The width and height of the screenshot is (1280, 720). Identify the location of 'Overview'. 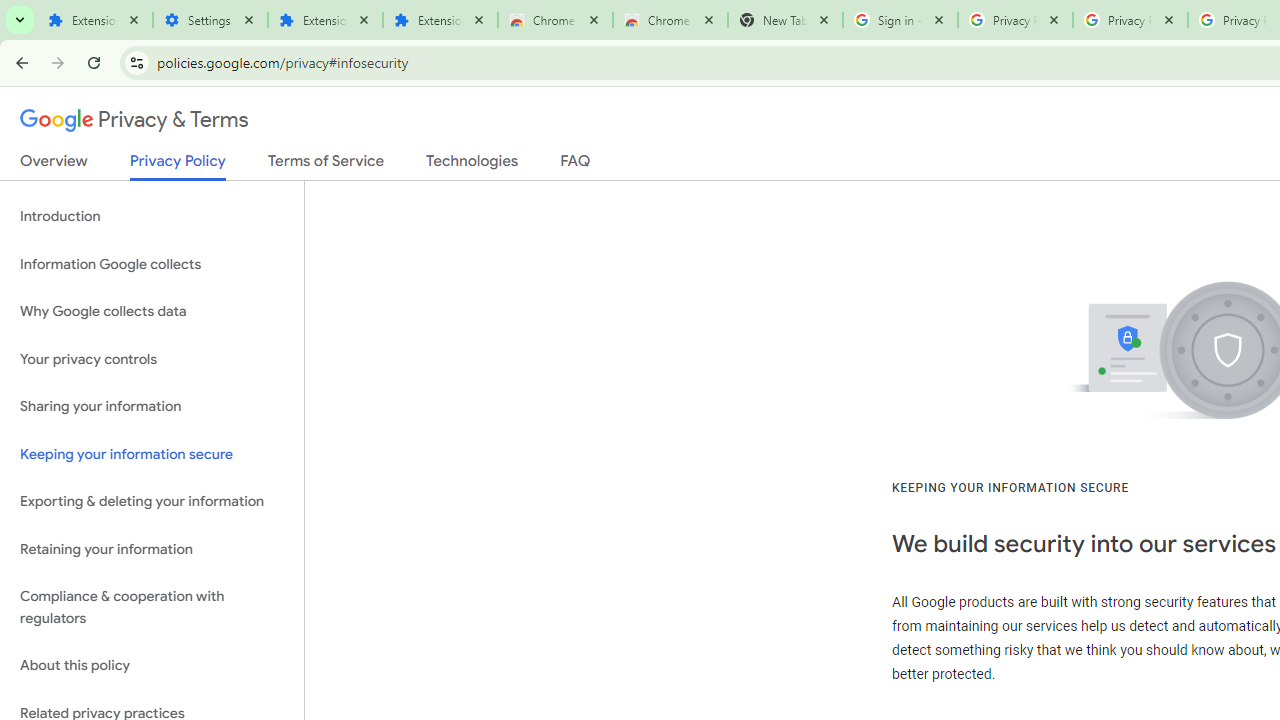
(54, 164).